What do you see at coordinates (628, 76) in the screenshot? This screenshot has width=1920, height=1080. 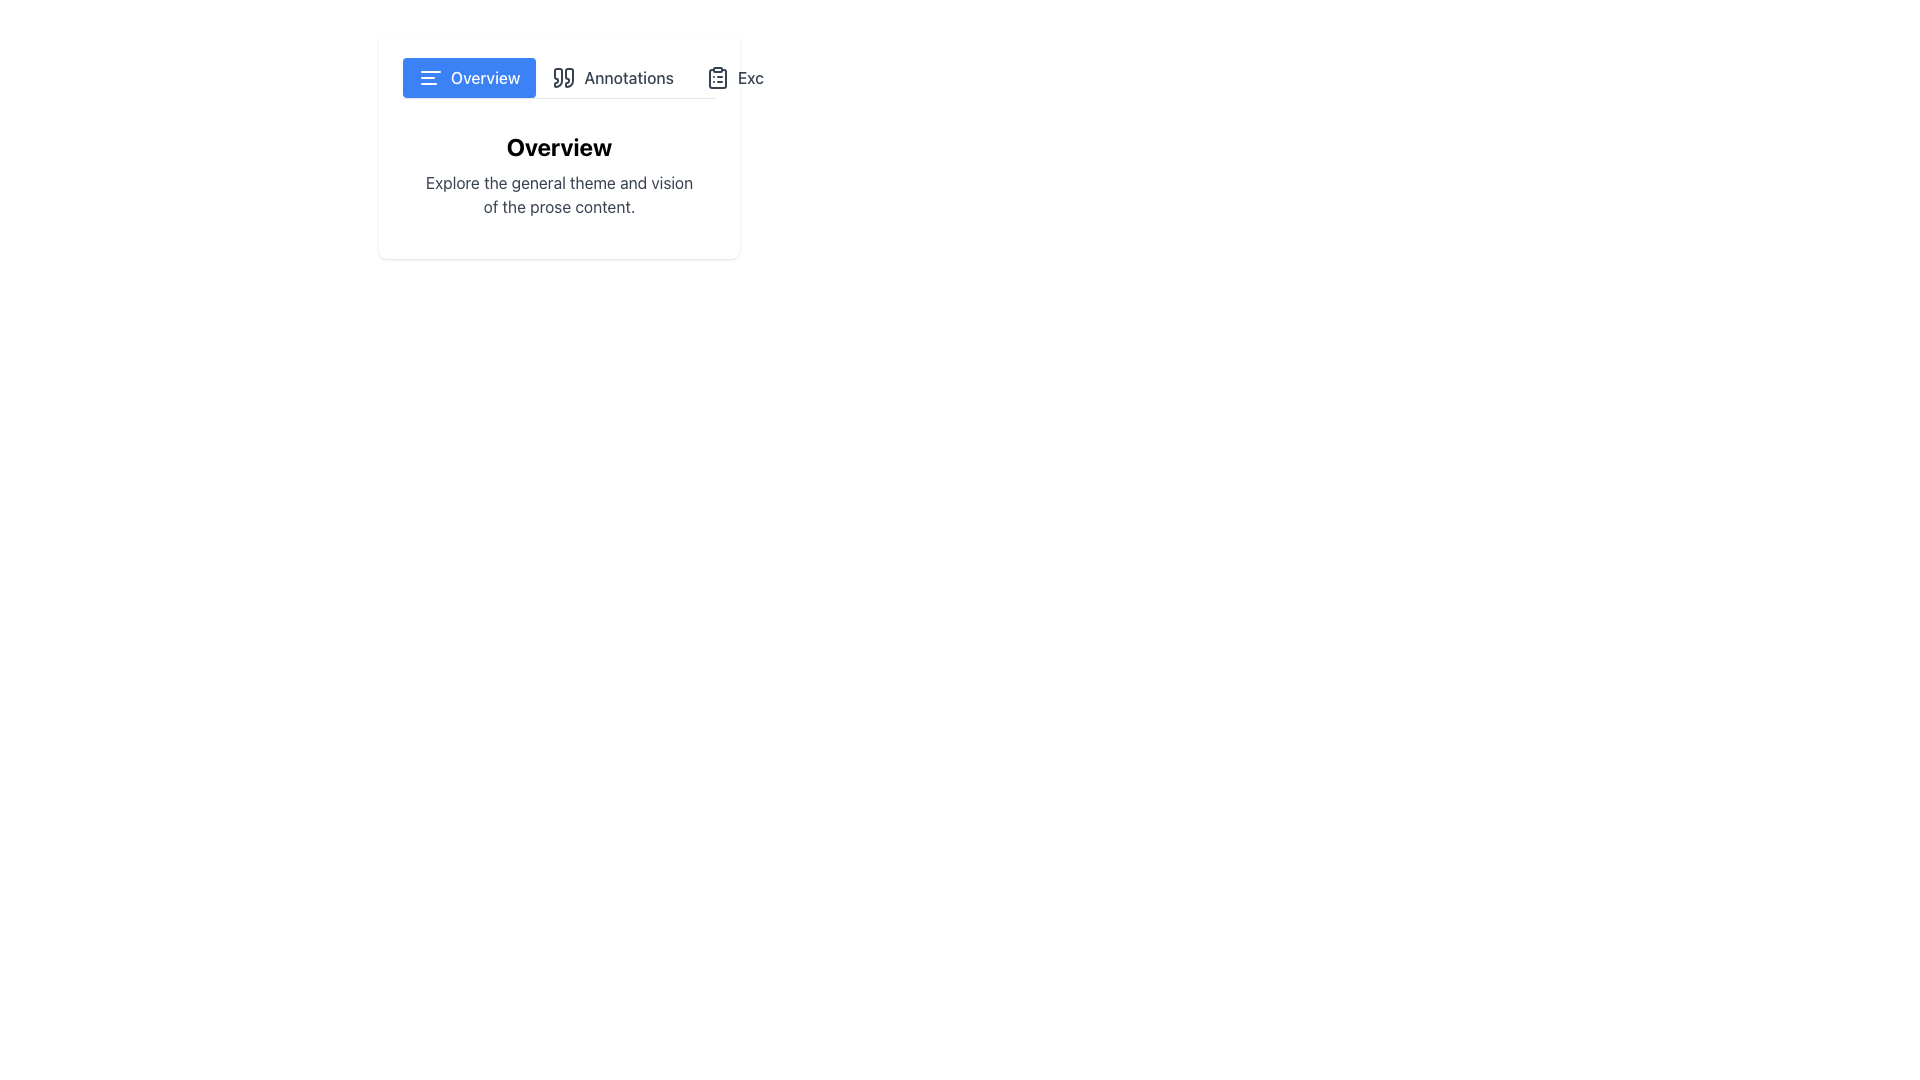 I see `the 'Annotations' text label in the navigation bar` at bounding box center [628, 76].